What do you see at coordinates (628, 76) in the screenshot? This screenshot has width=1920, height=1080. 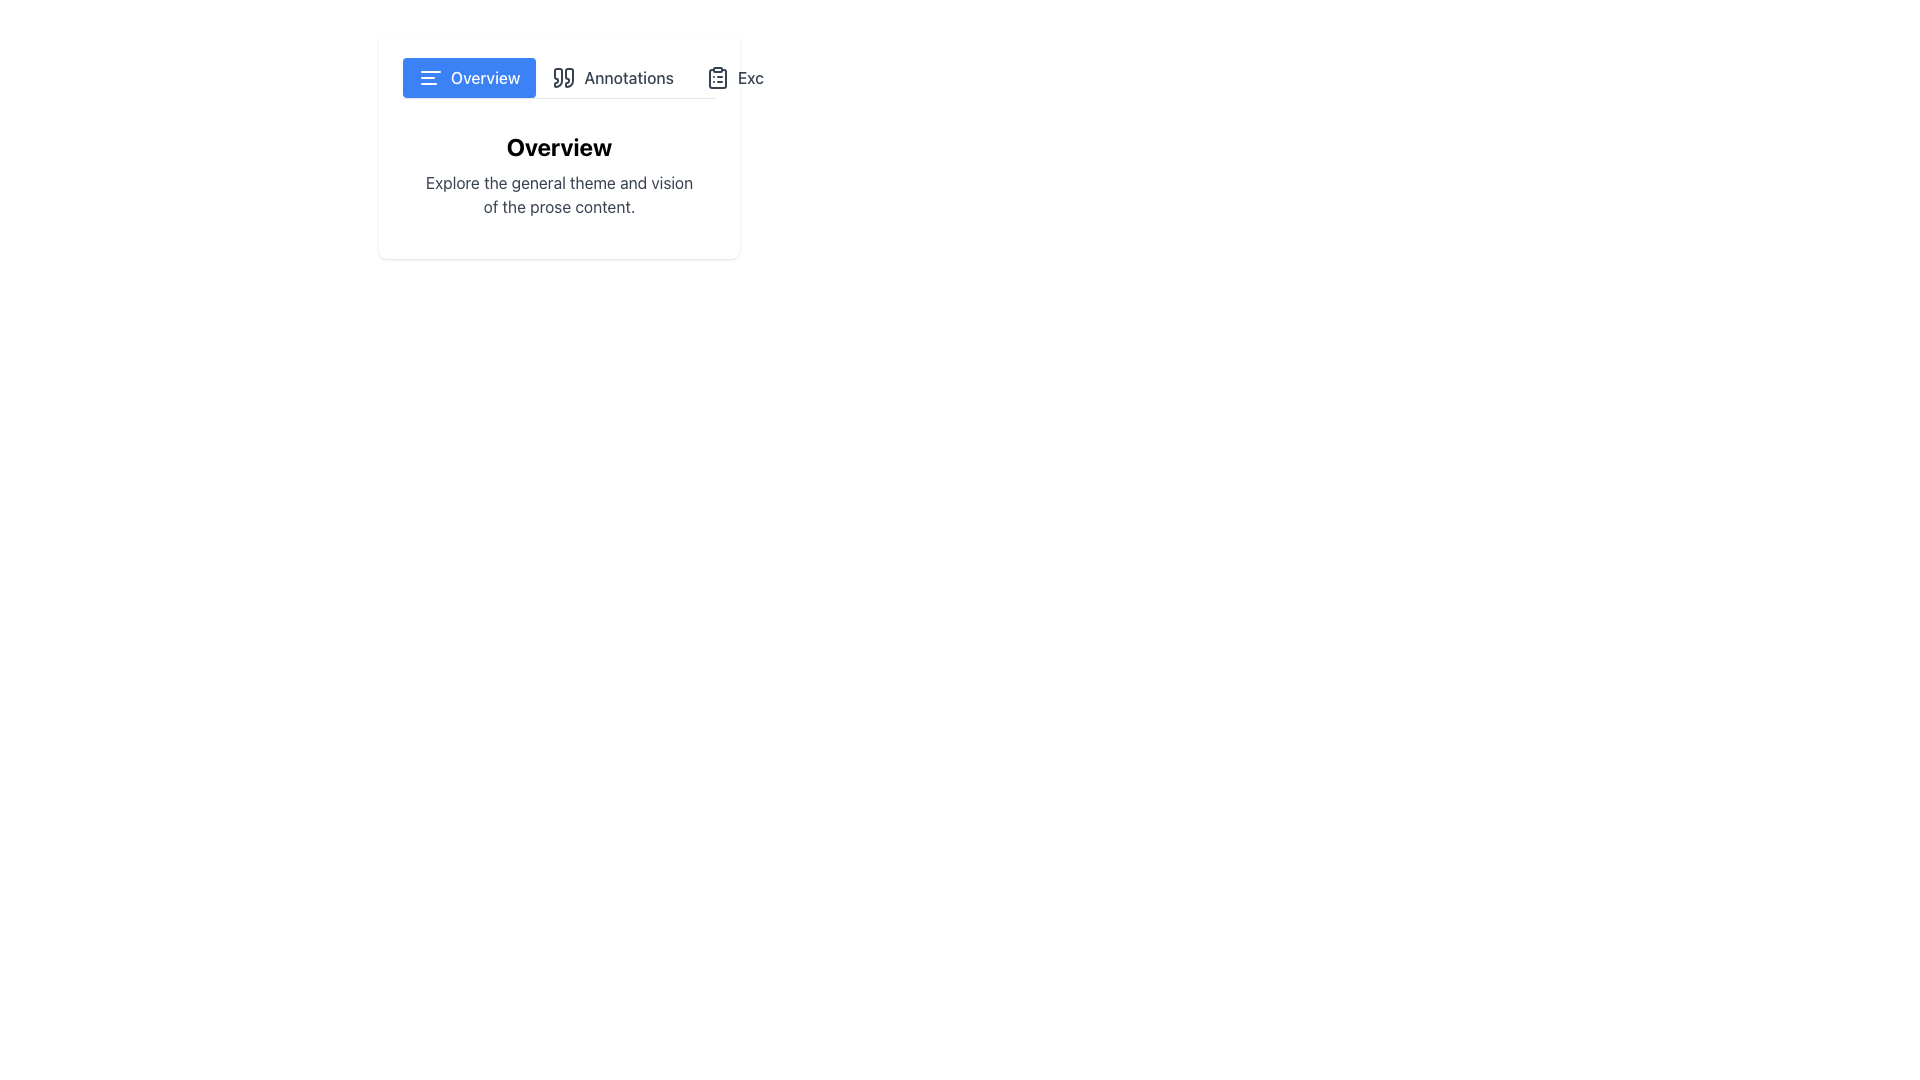 I see `the 'Annotations' text label in the navigation bar` at bounding box center [628, 76].